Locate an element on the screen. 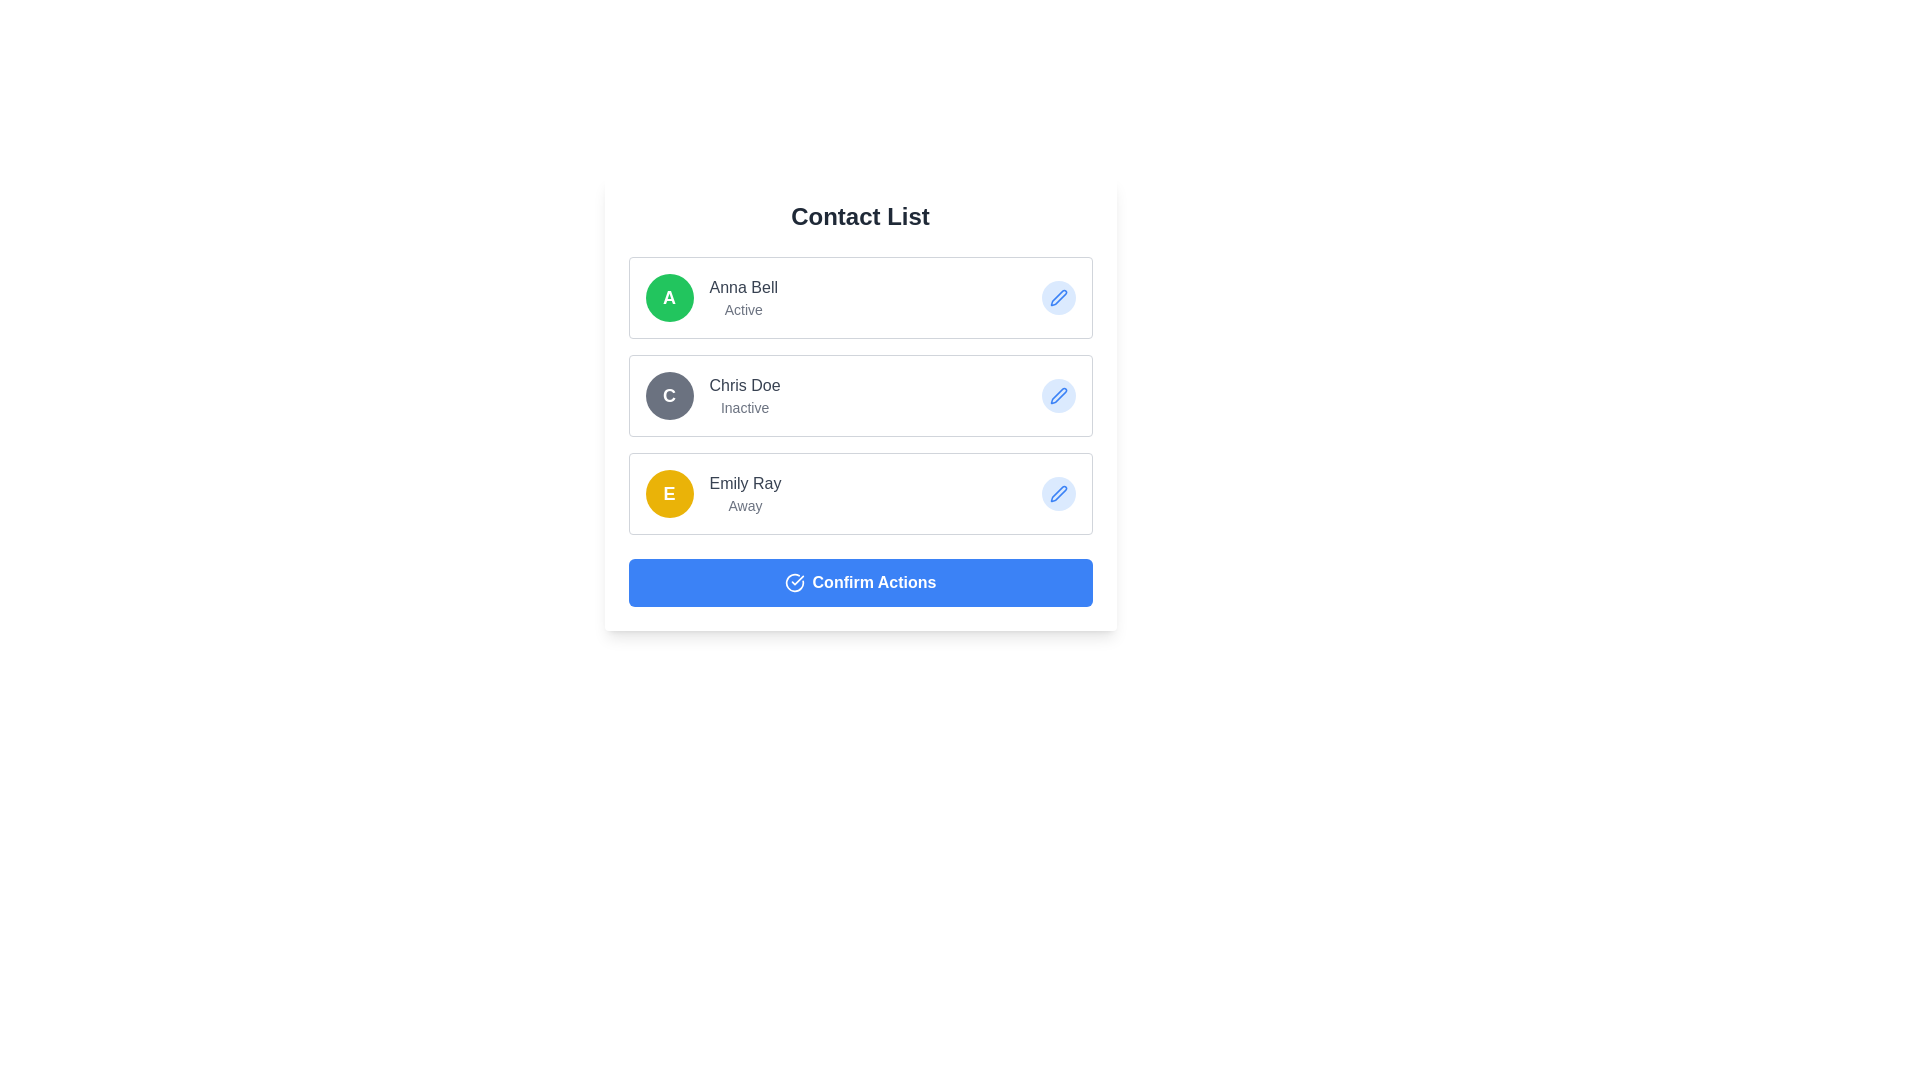 The width and height of the screenshot is (1920, 1080). the 'Inactive' text label located below 'Chris Doe' in the contact list to possibly view additional details is located at coordinates (744, 407).